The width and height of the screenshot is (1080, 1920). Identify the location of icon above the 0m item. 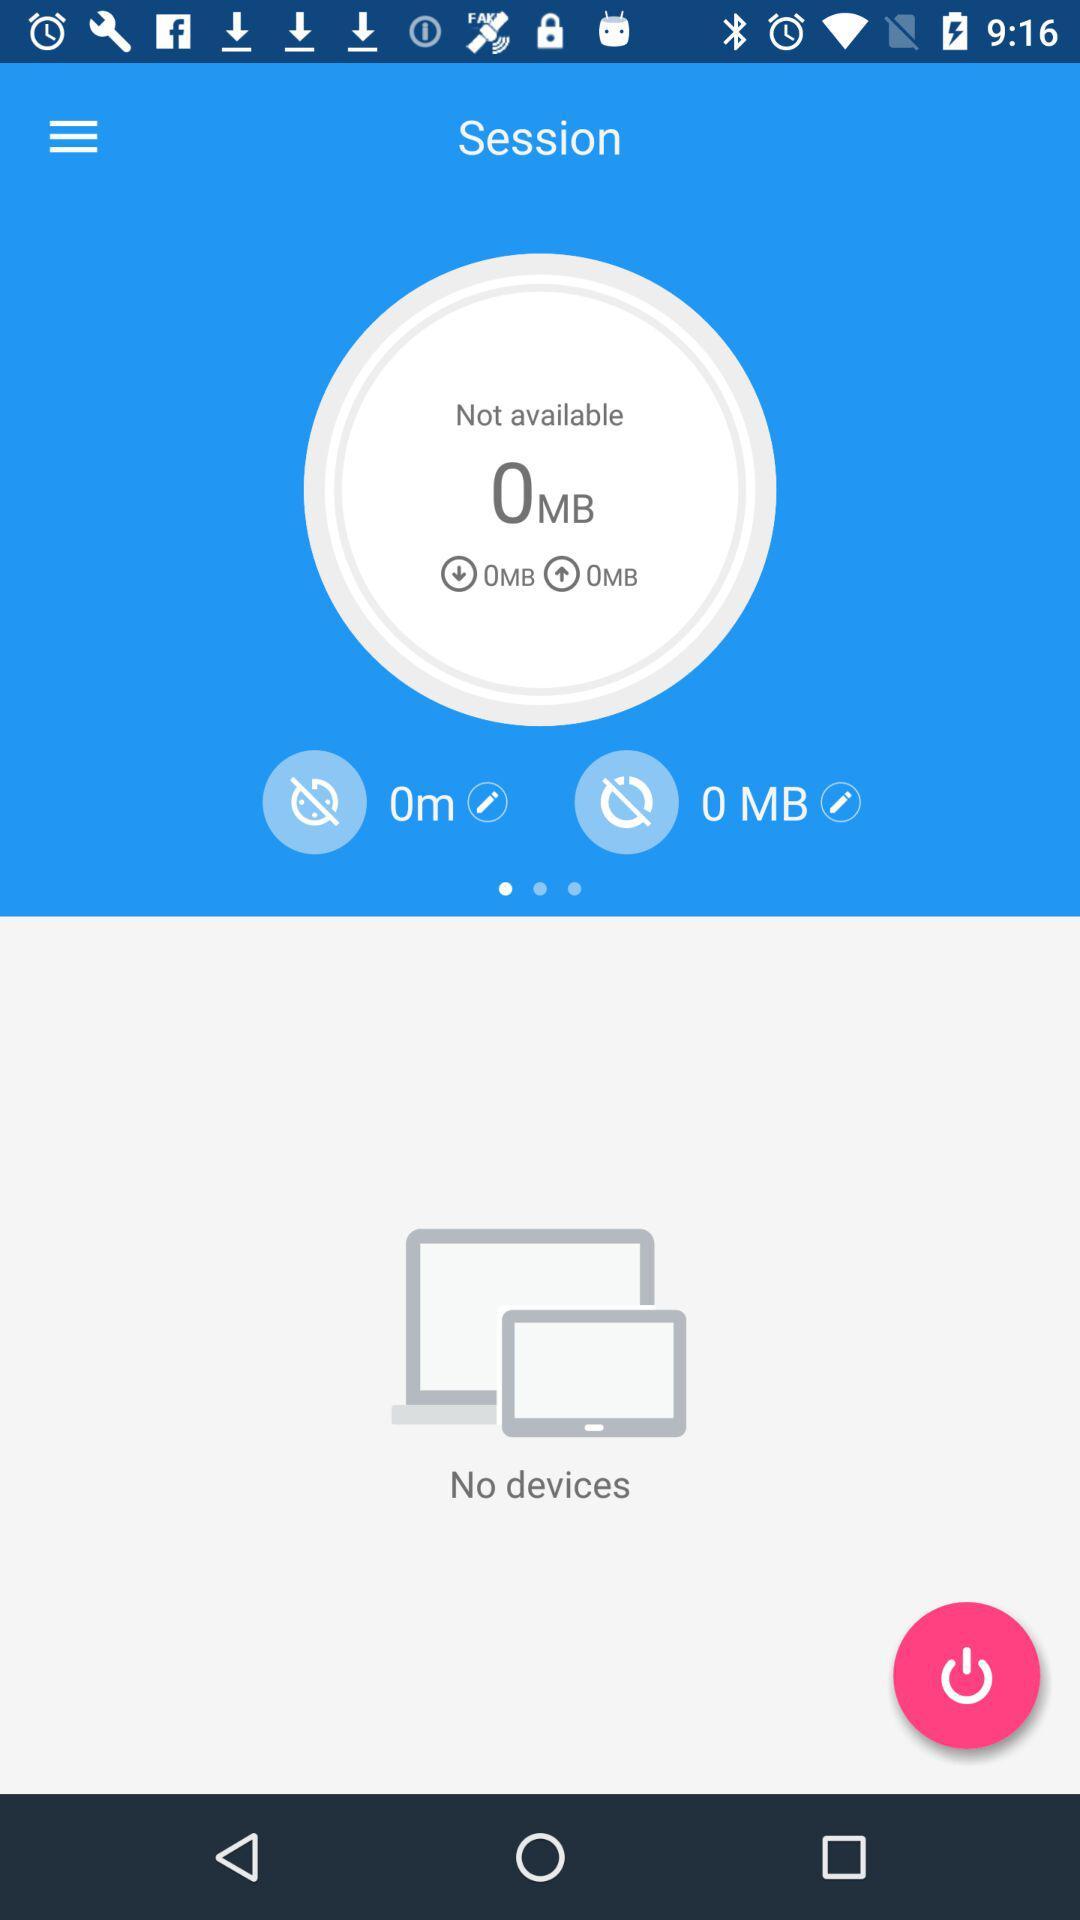
(540, 489).